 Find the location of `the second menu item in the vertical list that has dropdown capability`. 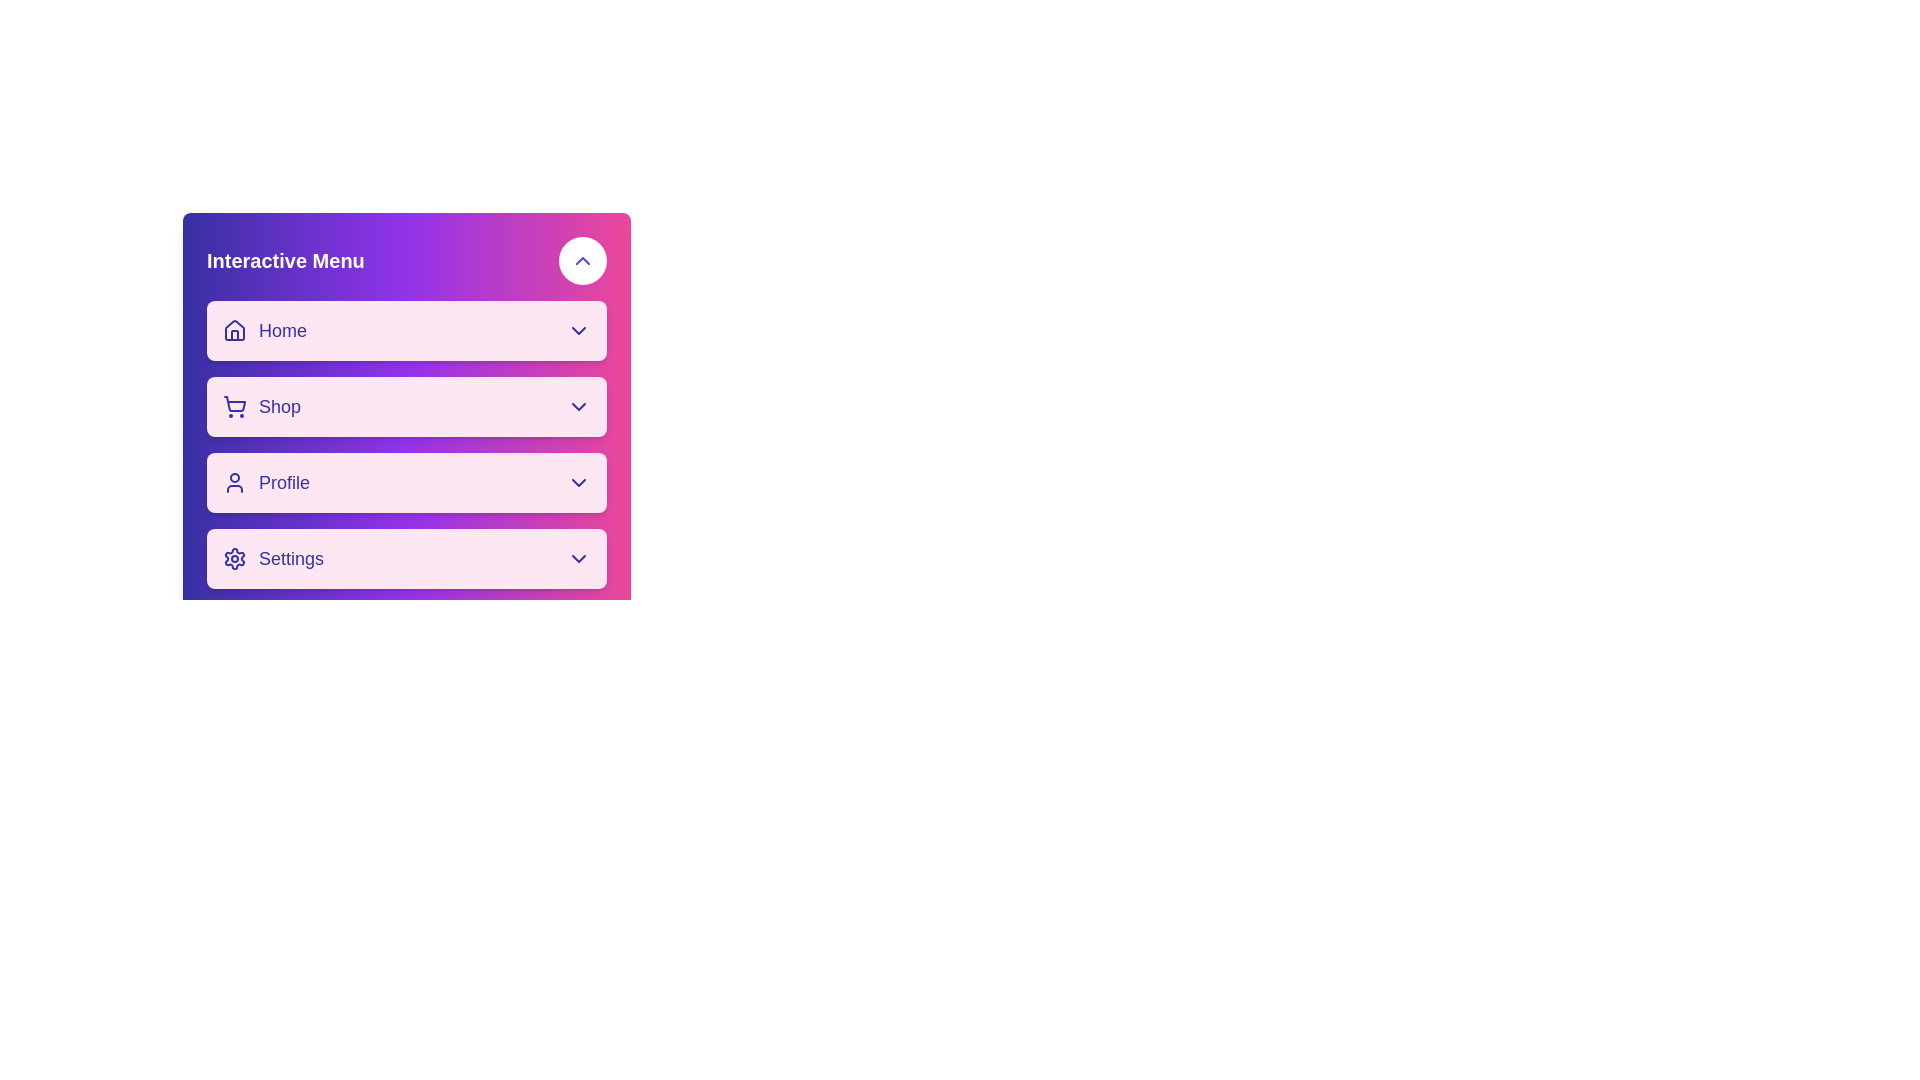

the second menu item in the vertical list that has dropdown capability is located at coordinates (406, 406).